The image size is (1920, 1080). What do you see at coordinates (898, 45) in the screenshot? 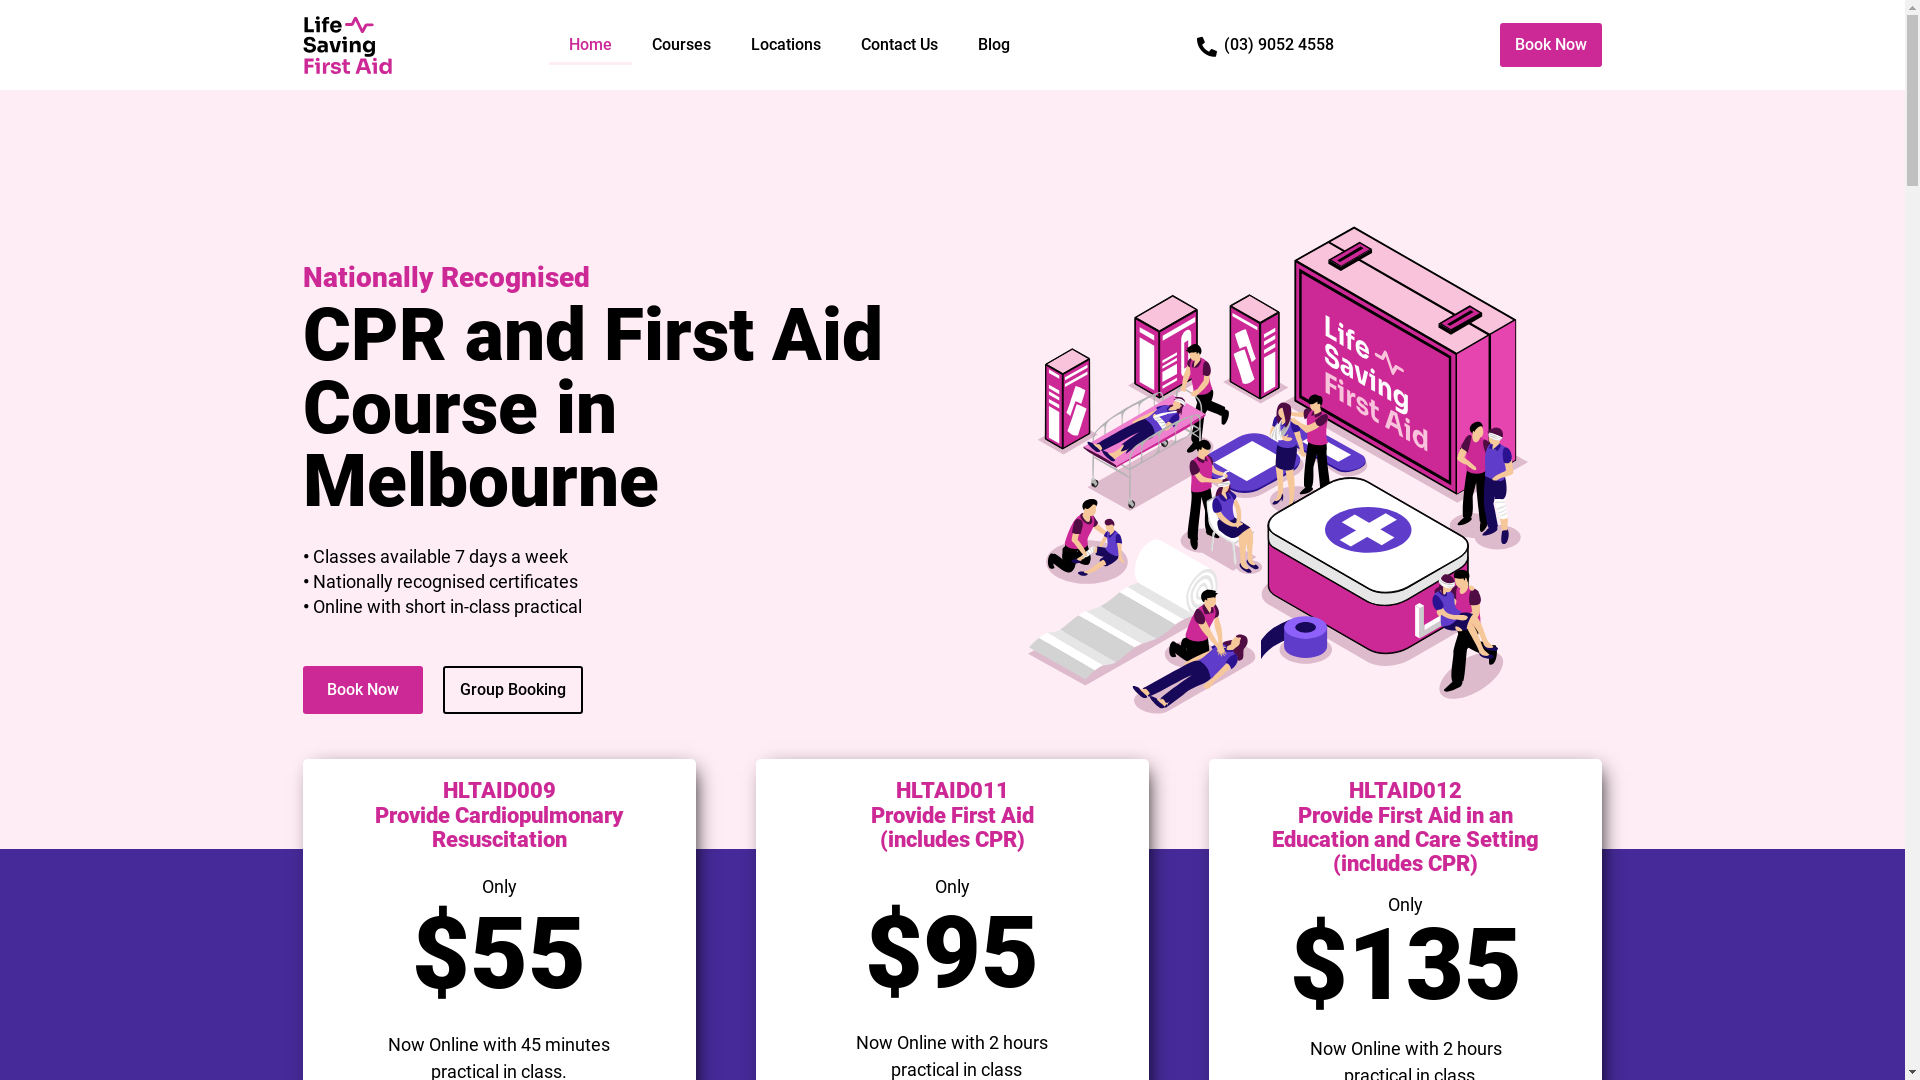
I see `'Contact Us'` at bounding box center [898, 45].